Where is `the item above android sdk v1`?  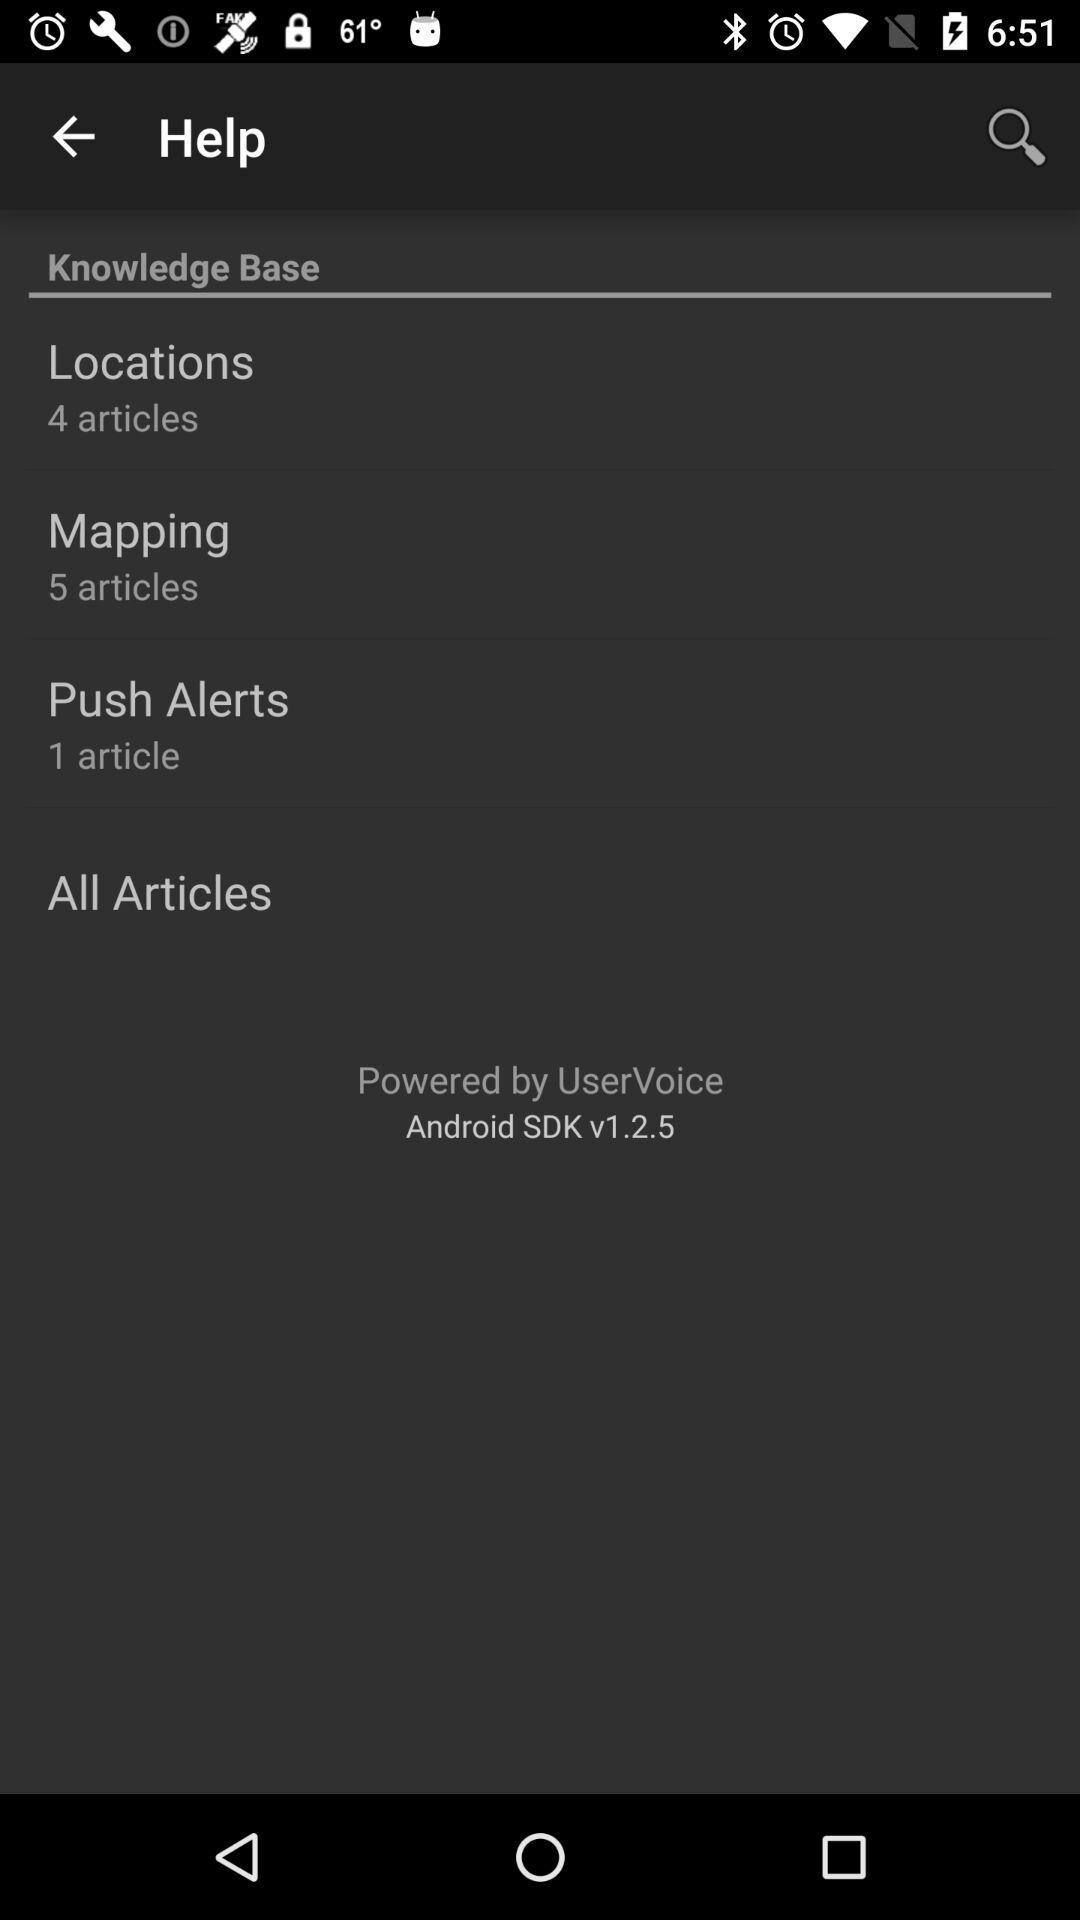
the item above android sdk v1 is located at coordinates (540, 1078).